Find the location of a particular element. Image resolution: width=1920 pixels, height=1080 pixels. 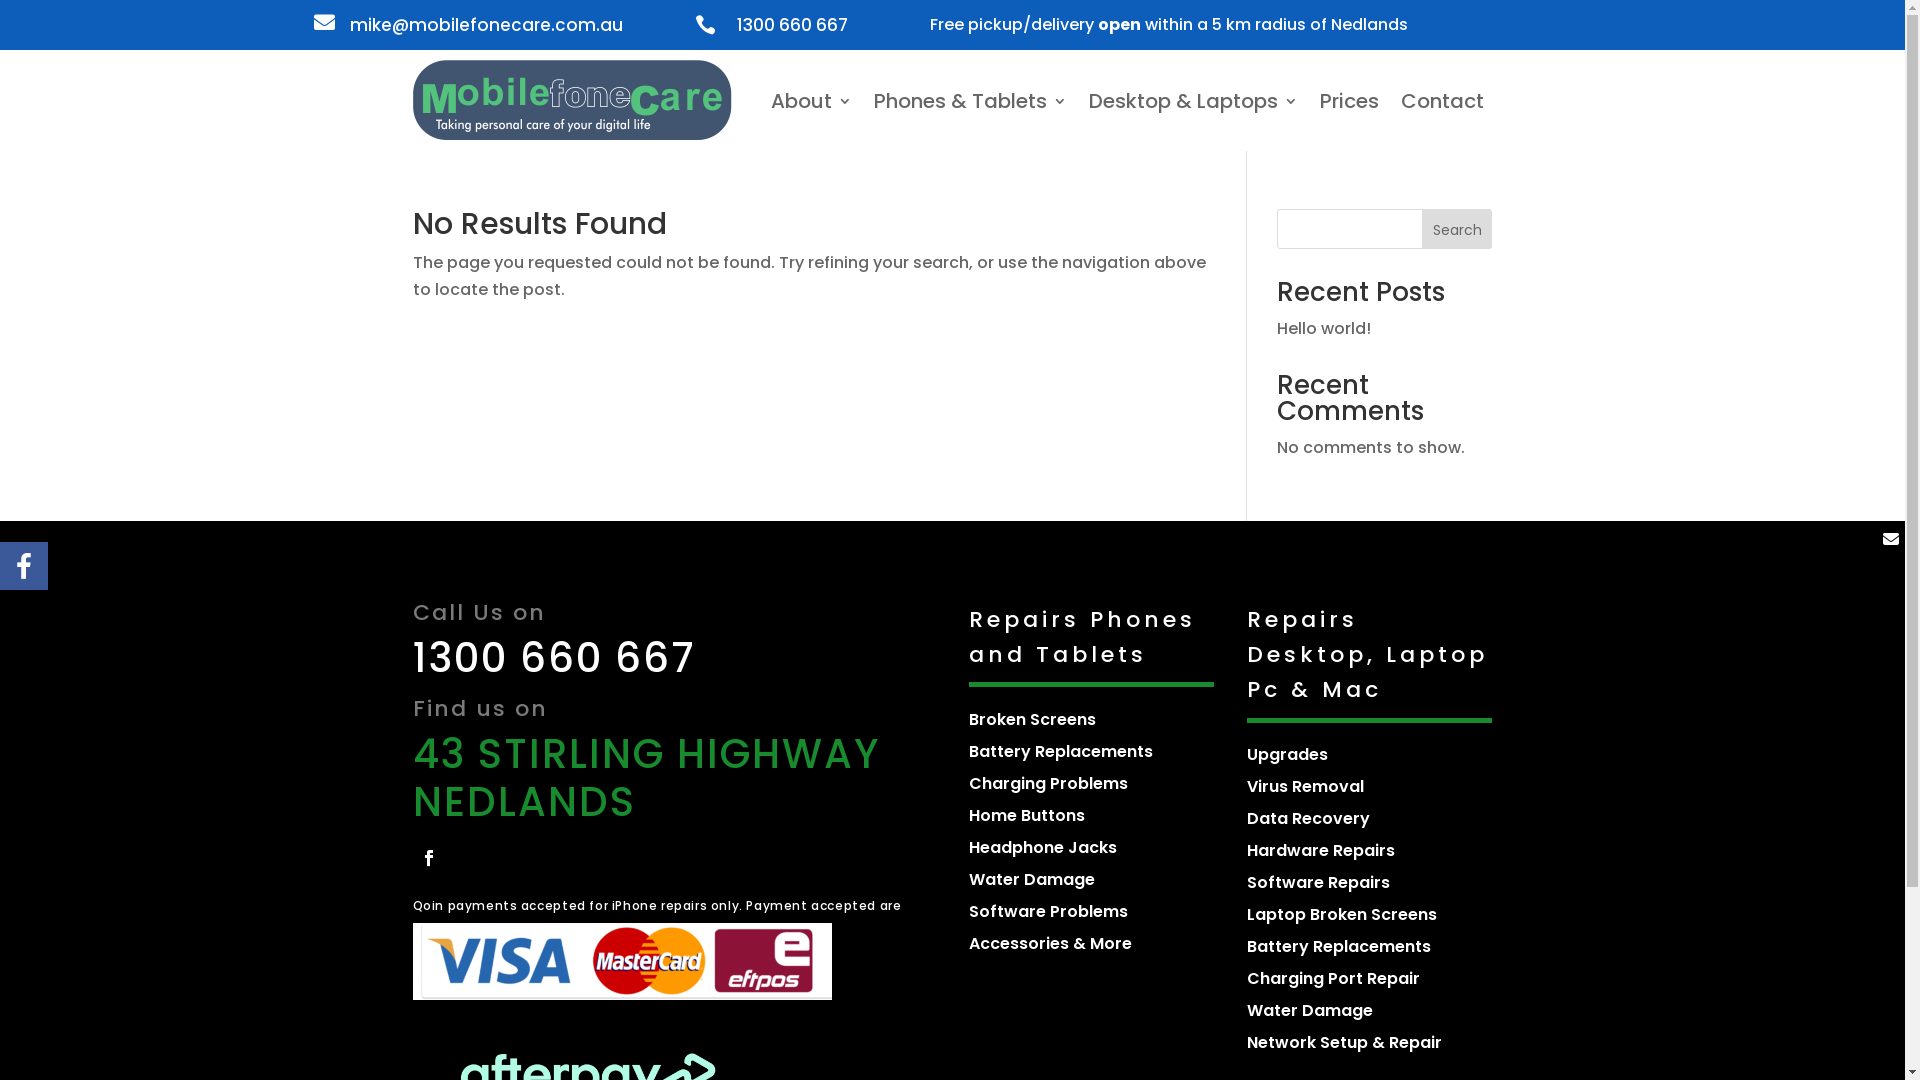

'Group-1-1-1024x137' is located at coordinates (620, 960).